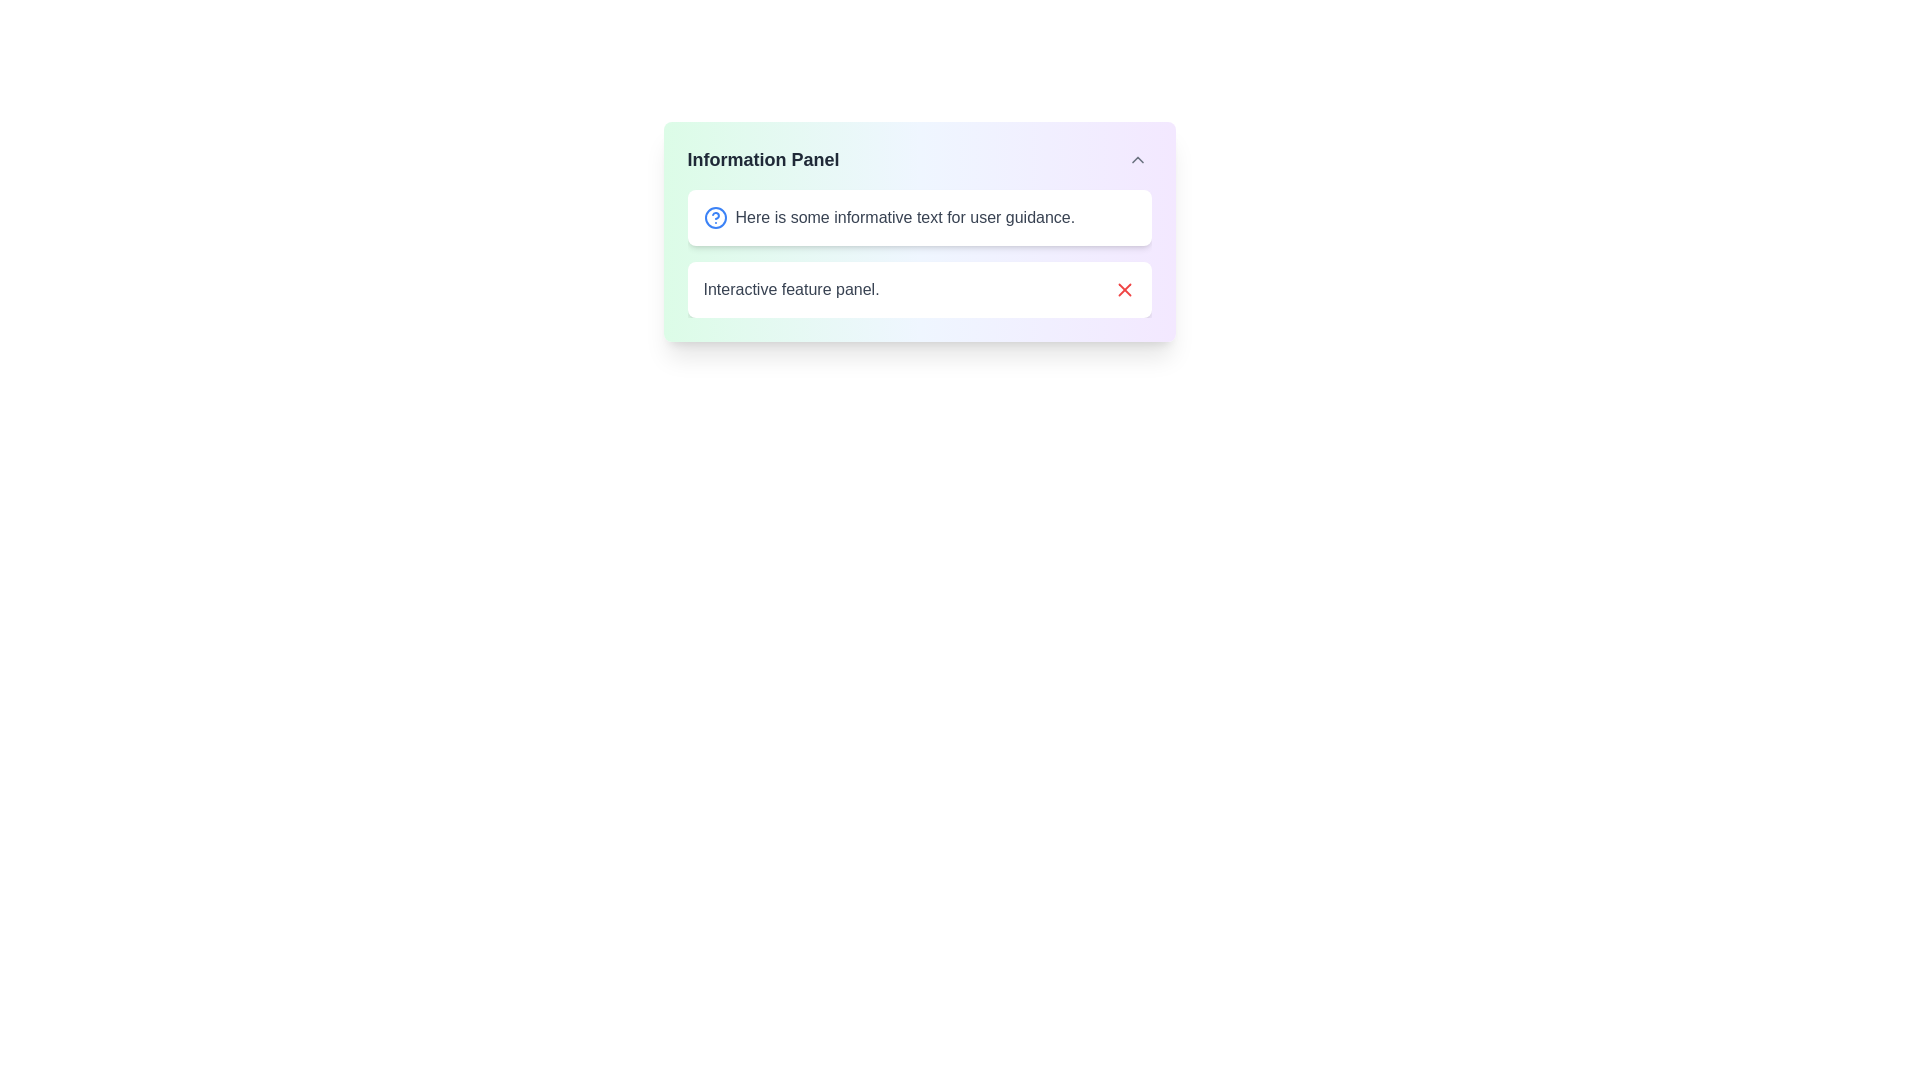 The image size is (1920, 1080). I want to click on the static text displaying 'Here is some informative text for user guidance.' which is styled in gray font and located in a white rounded rectangle box, so click(904, 218).